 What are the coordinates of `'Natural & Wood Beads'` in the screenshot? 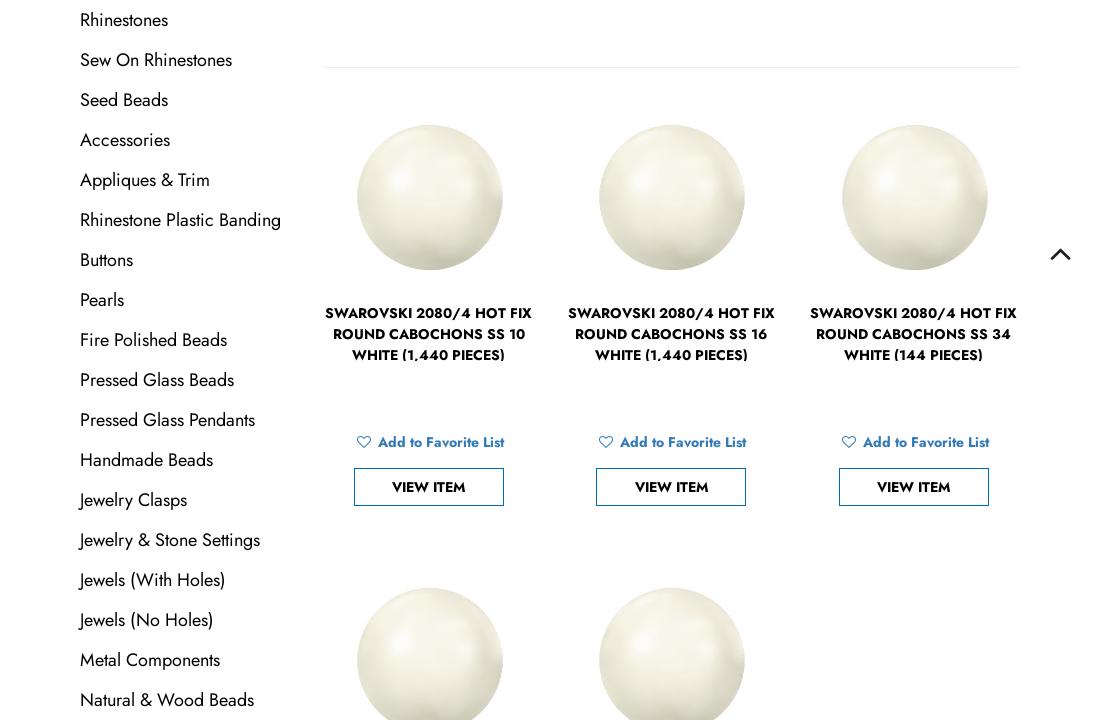 It's located at (165, 698).